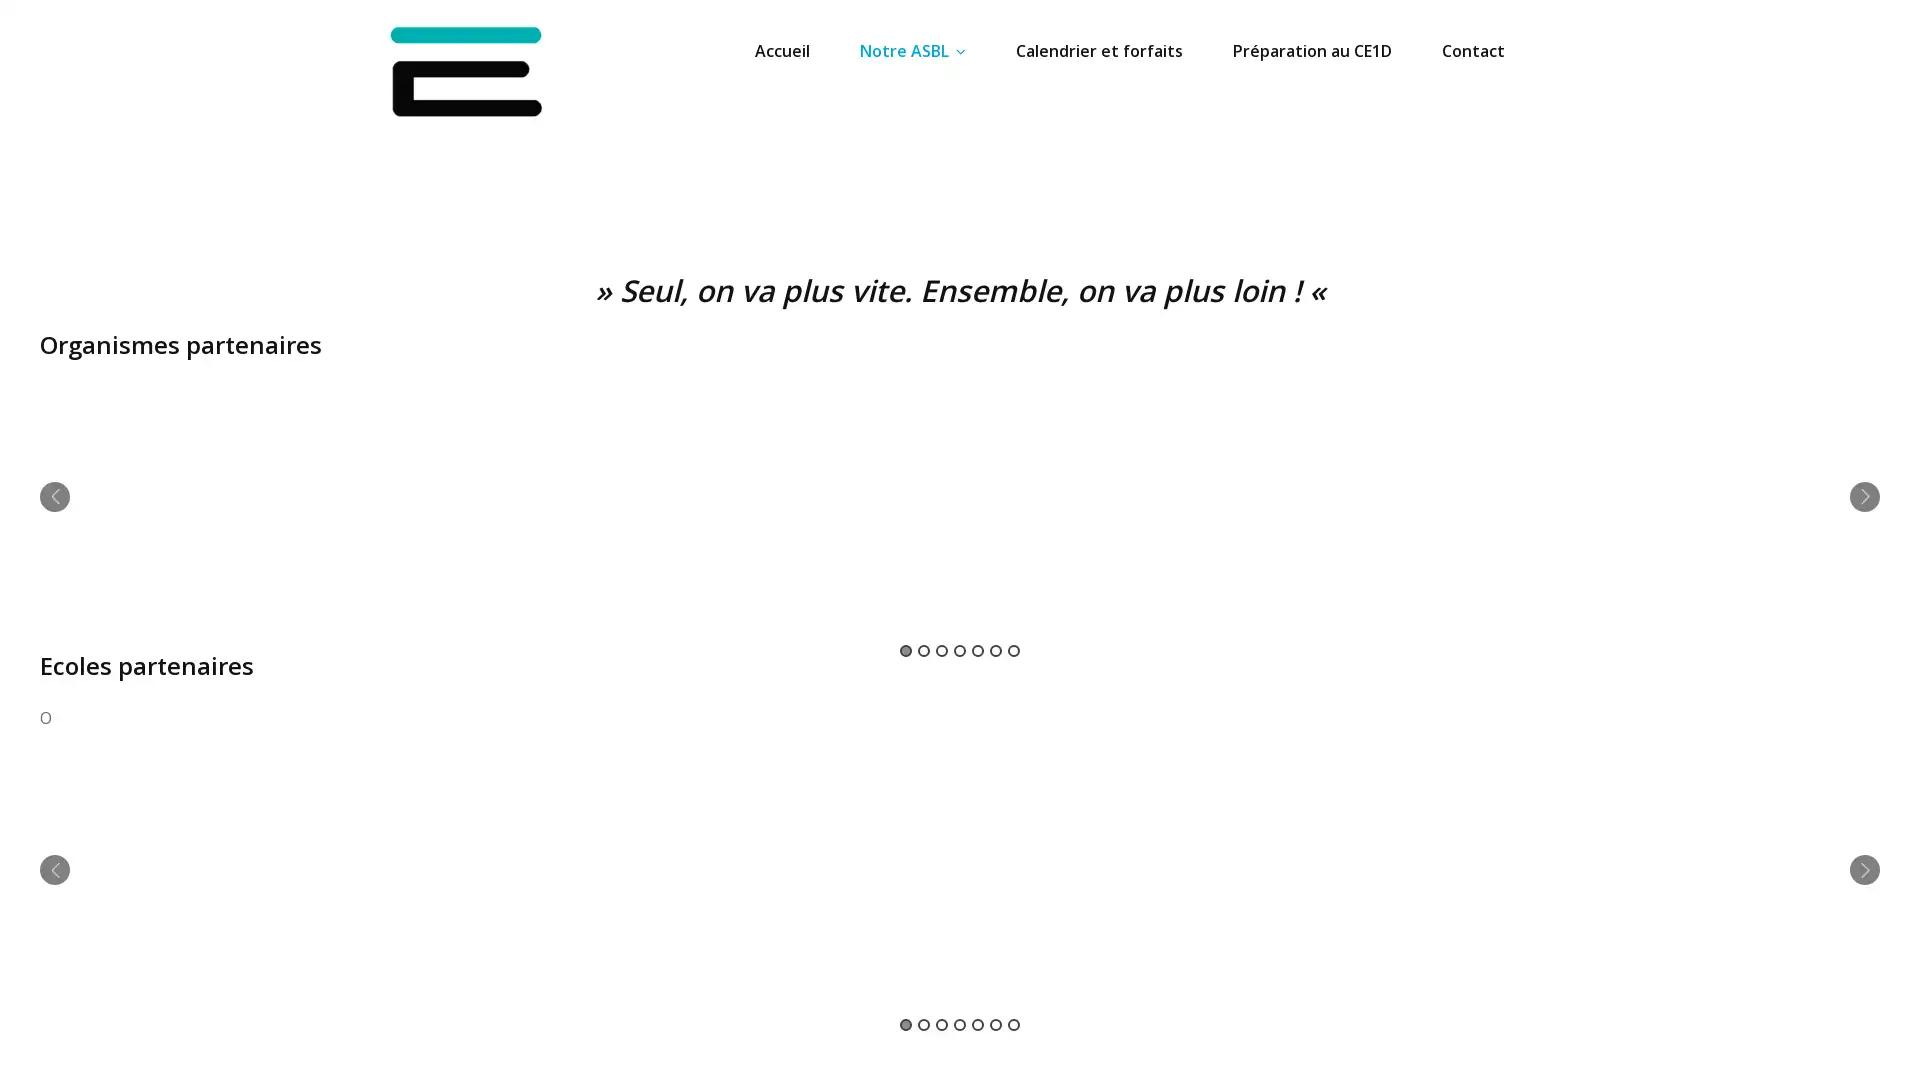 The height and width of the screenshot is (1080, 1920). I want to click on 7, so click(1013, 651).